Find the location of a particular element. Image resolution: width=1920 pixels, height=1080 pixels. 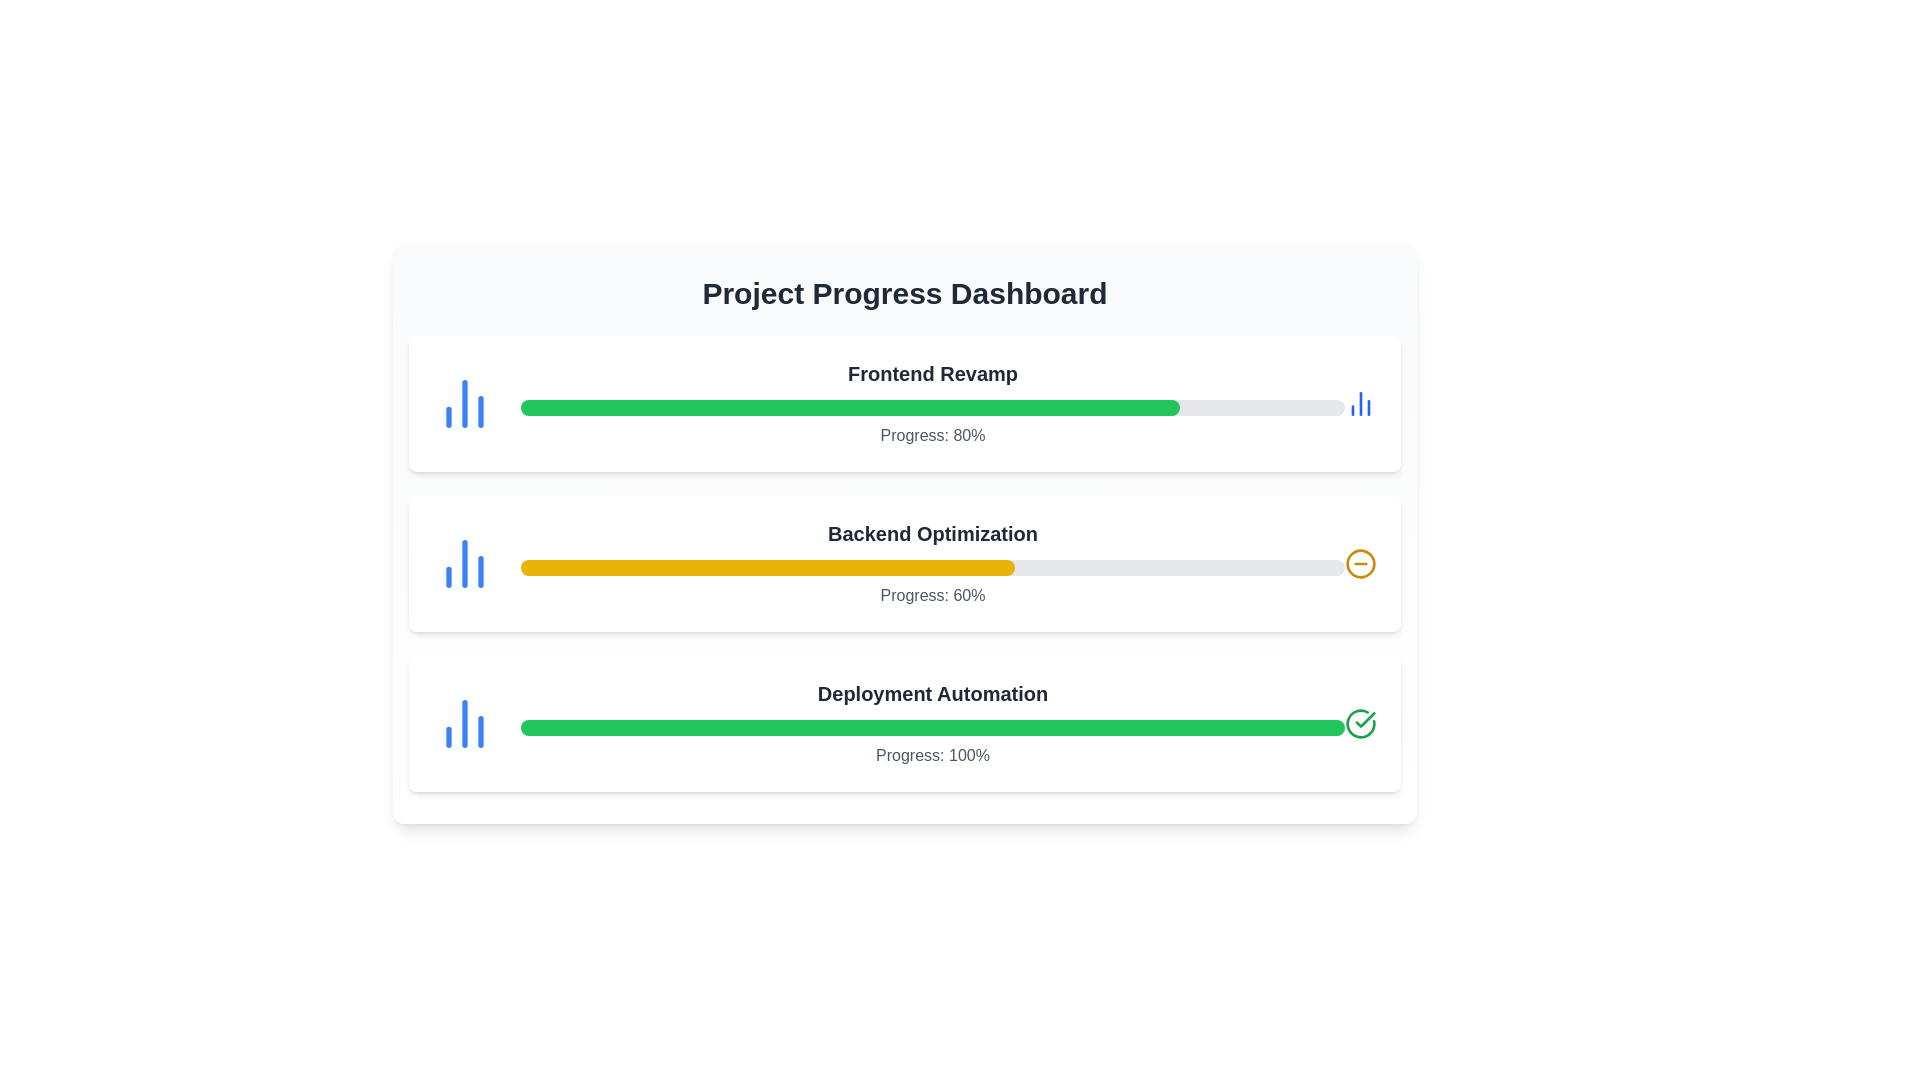

the 'Deployment Automation' header text is located at coordinates (931, 693).